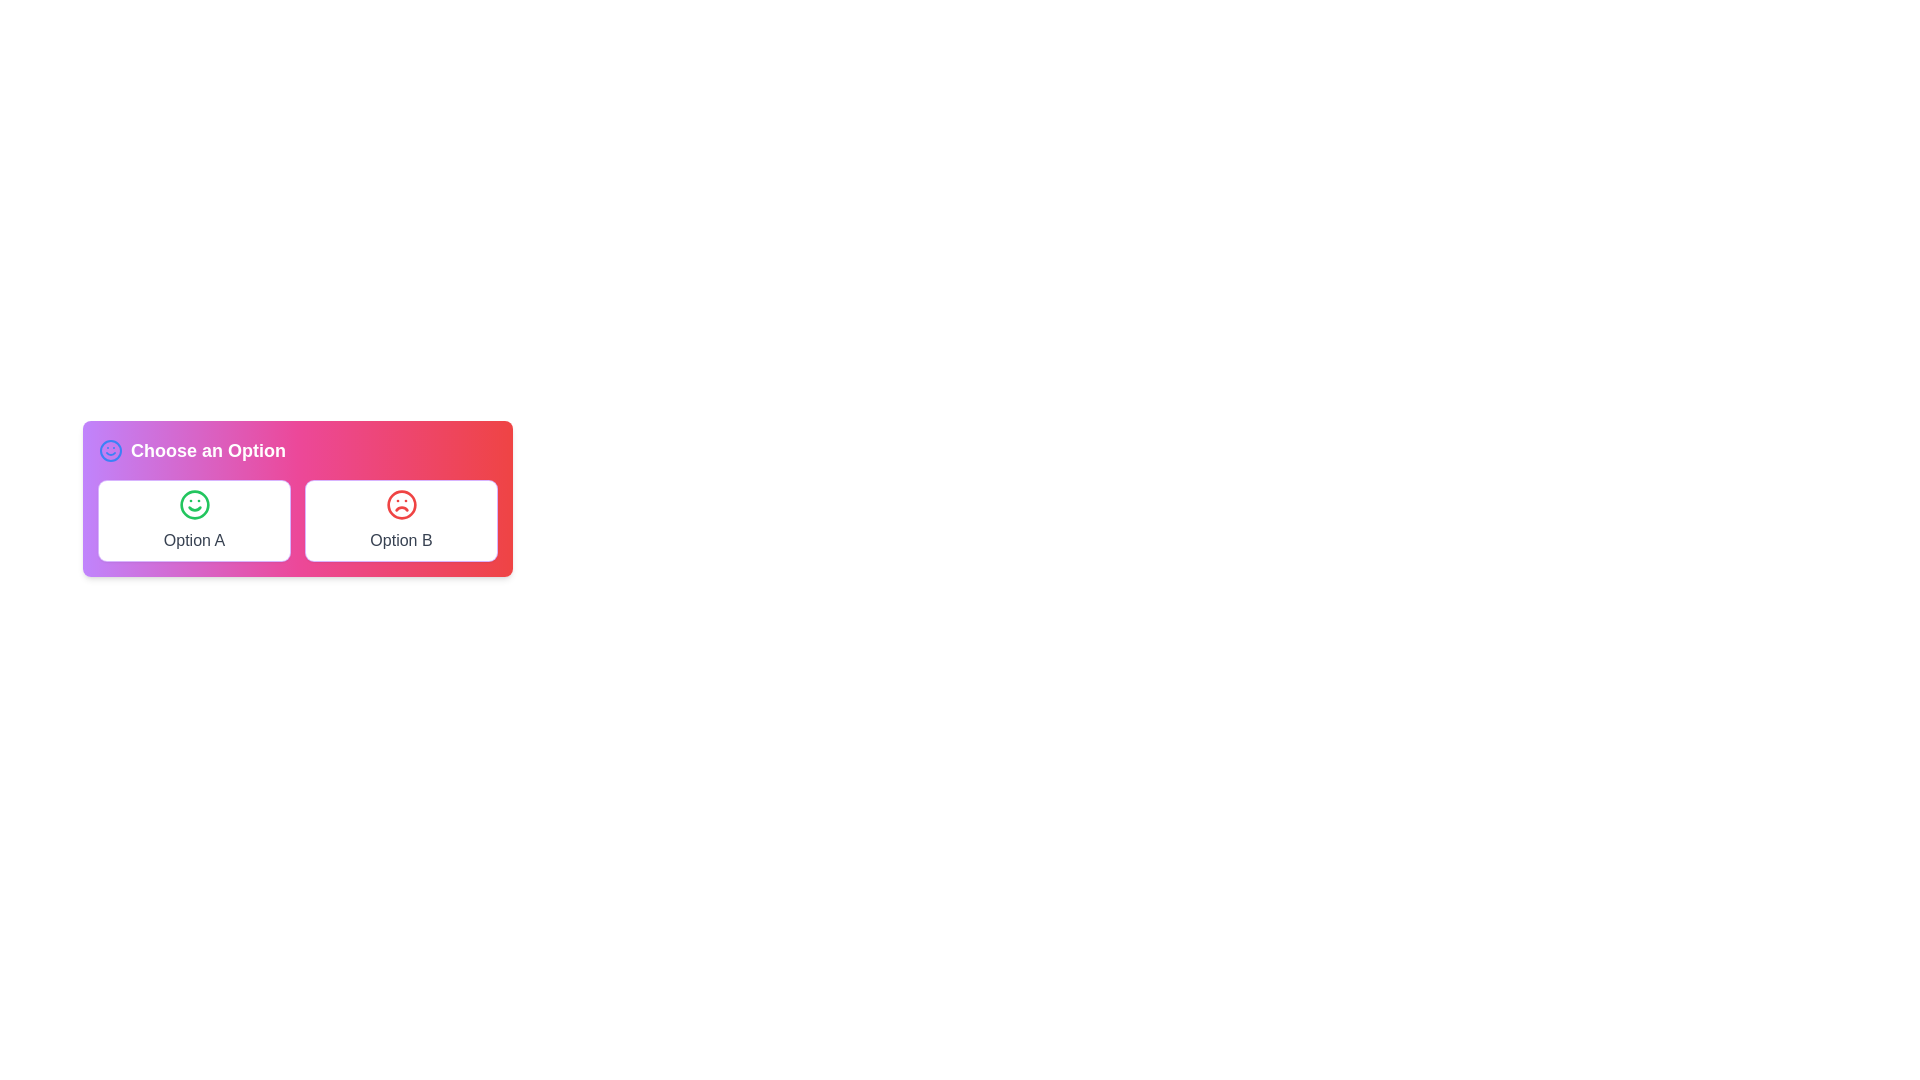 The width and height of the screenshot is (1920, 1080). I want to click on the 'Option A' label in the selection interface, which is the first option on the left next to 'Option B', so click(194, 519).